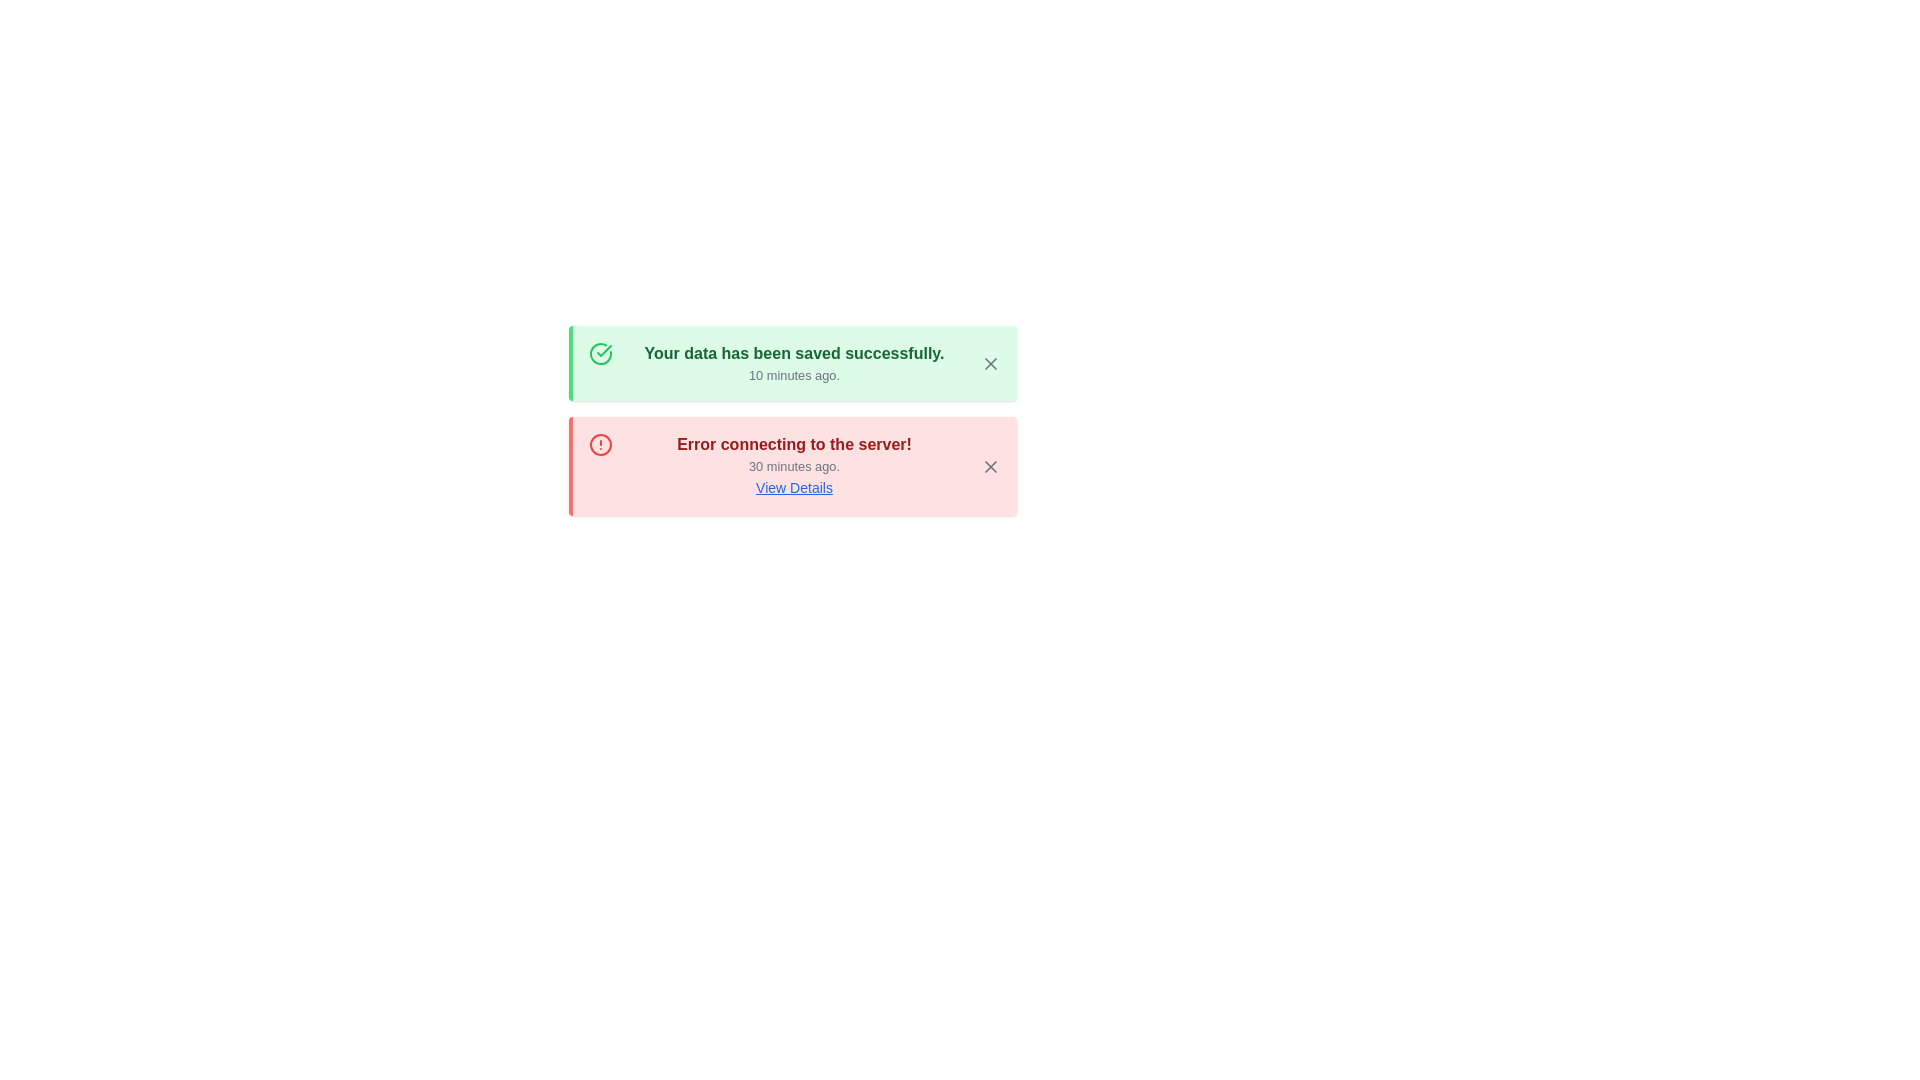  What do you see at coordinates (990, 363) in the screenshot?
I see `the dismiss button located at the top-right corner of the green notification banner` at bounding box center [990, 363].